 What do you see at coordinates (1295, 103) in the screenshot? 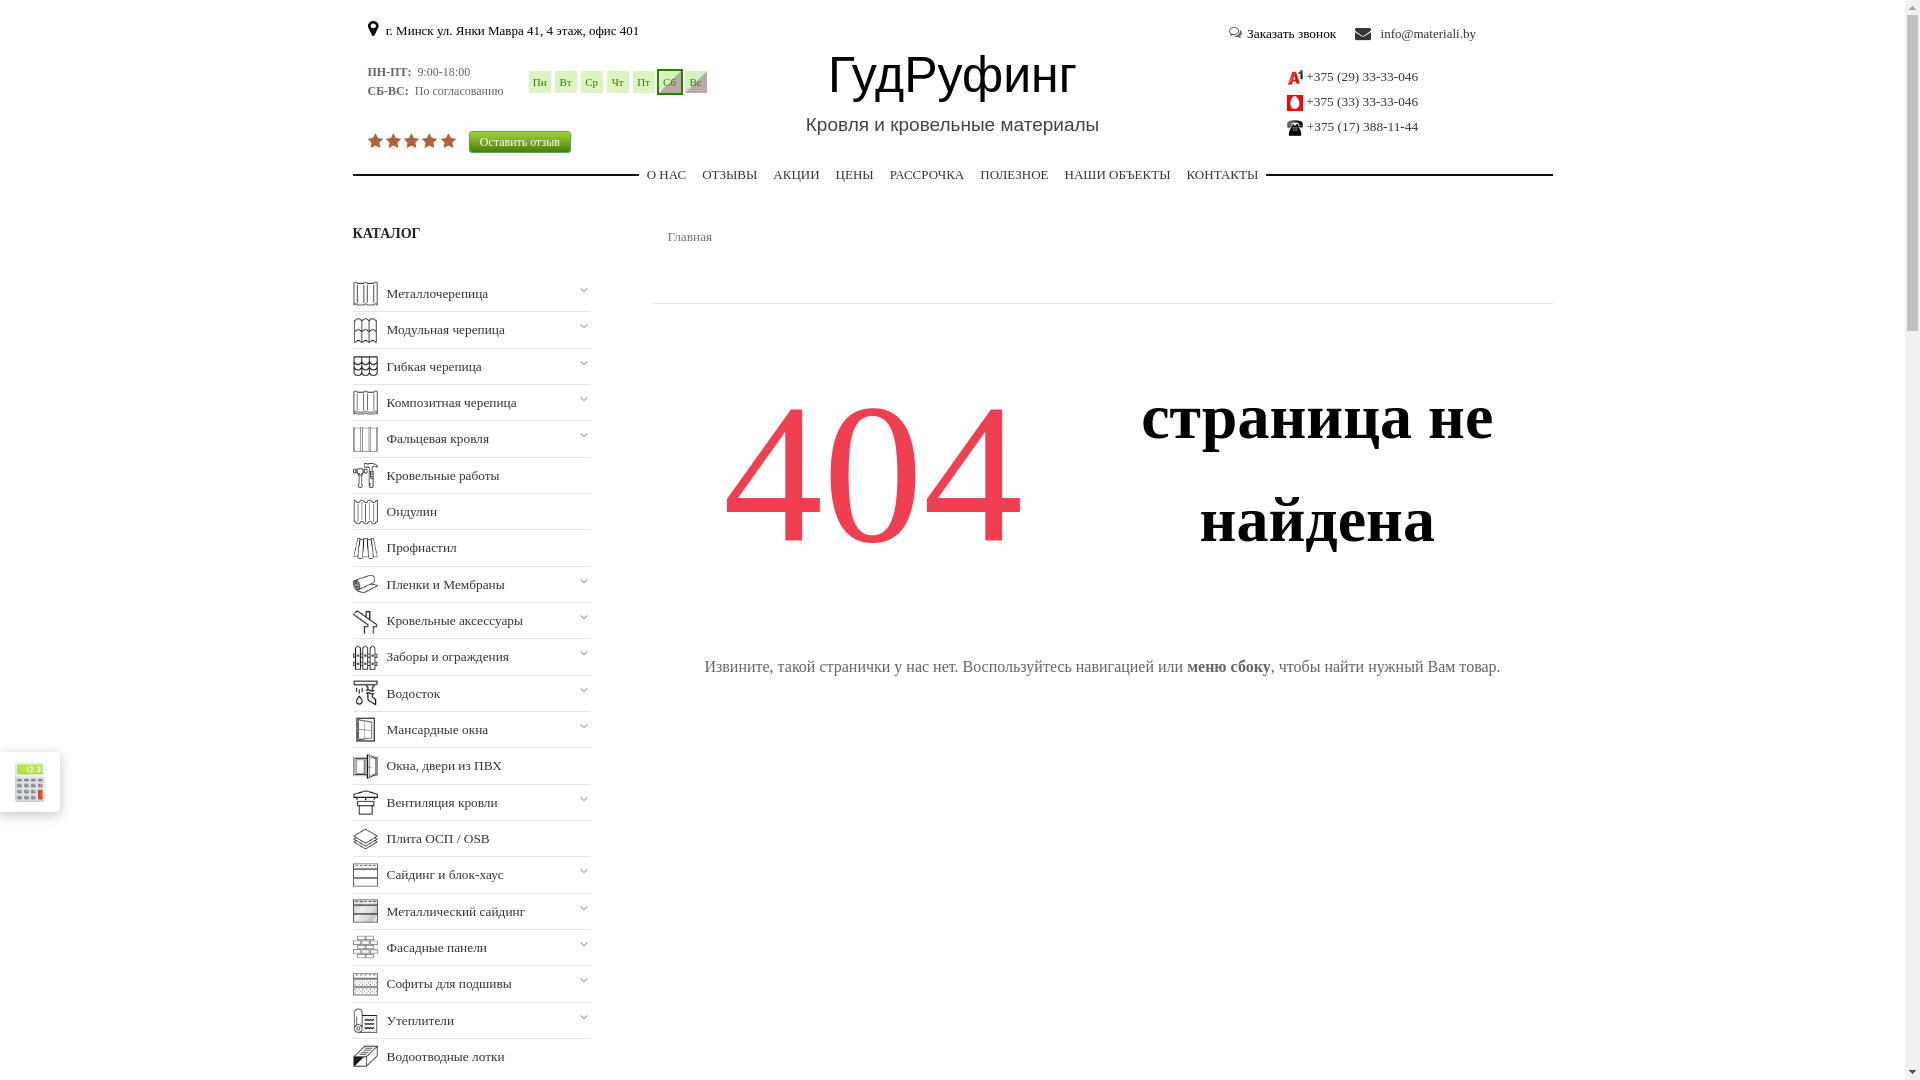
I see `'mts'` at bounding box center [1295, 103].